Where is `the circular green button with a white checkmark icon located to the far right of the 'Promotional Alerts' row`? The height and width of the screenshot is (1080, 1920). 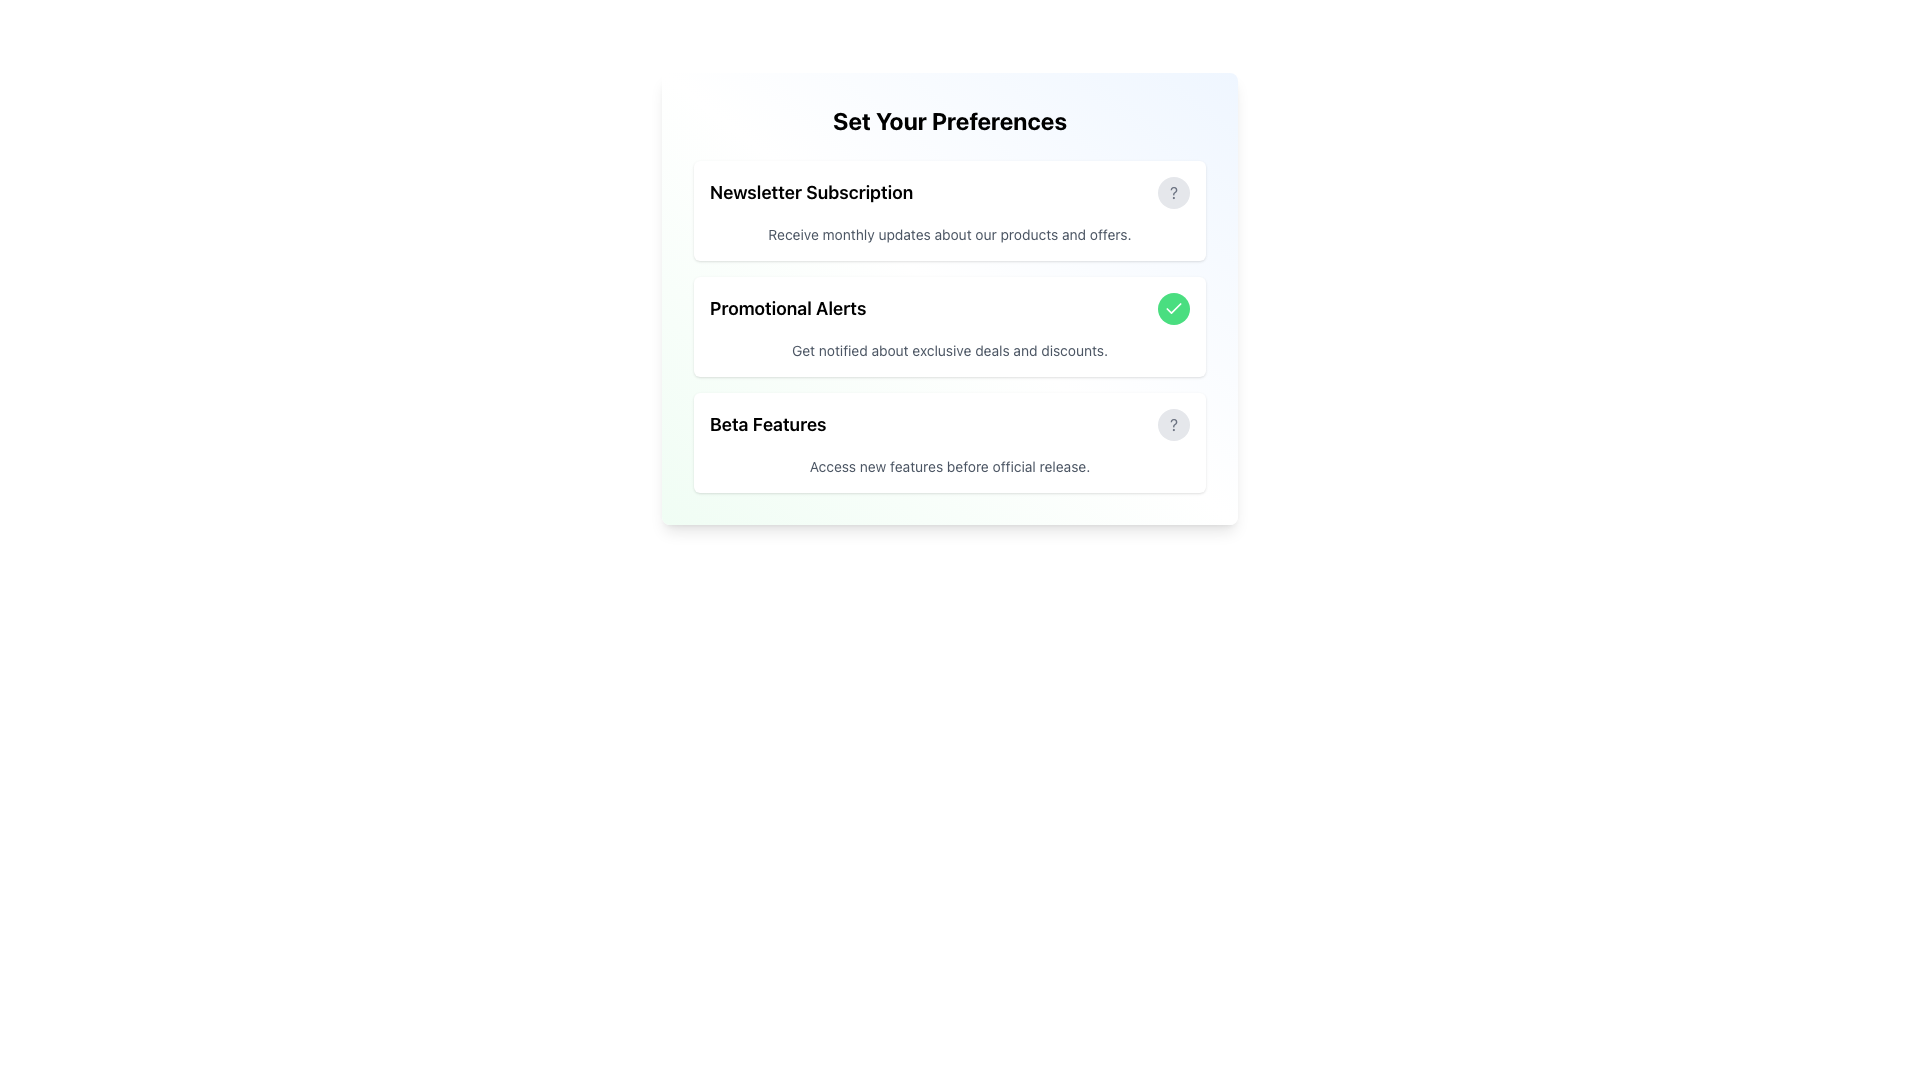
the circular green button with a white checkmark icon located to the far right of the 'Promotional Alerts' row is located at coordinates (1174, 308).